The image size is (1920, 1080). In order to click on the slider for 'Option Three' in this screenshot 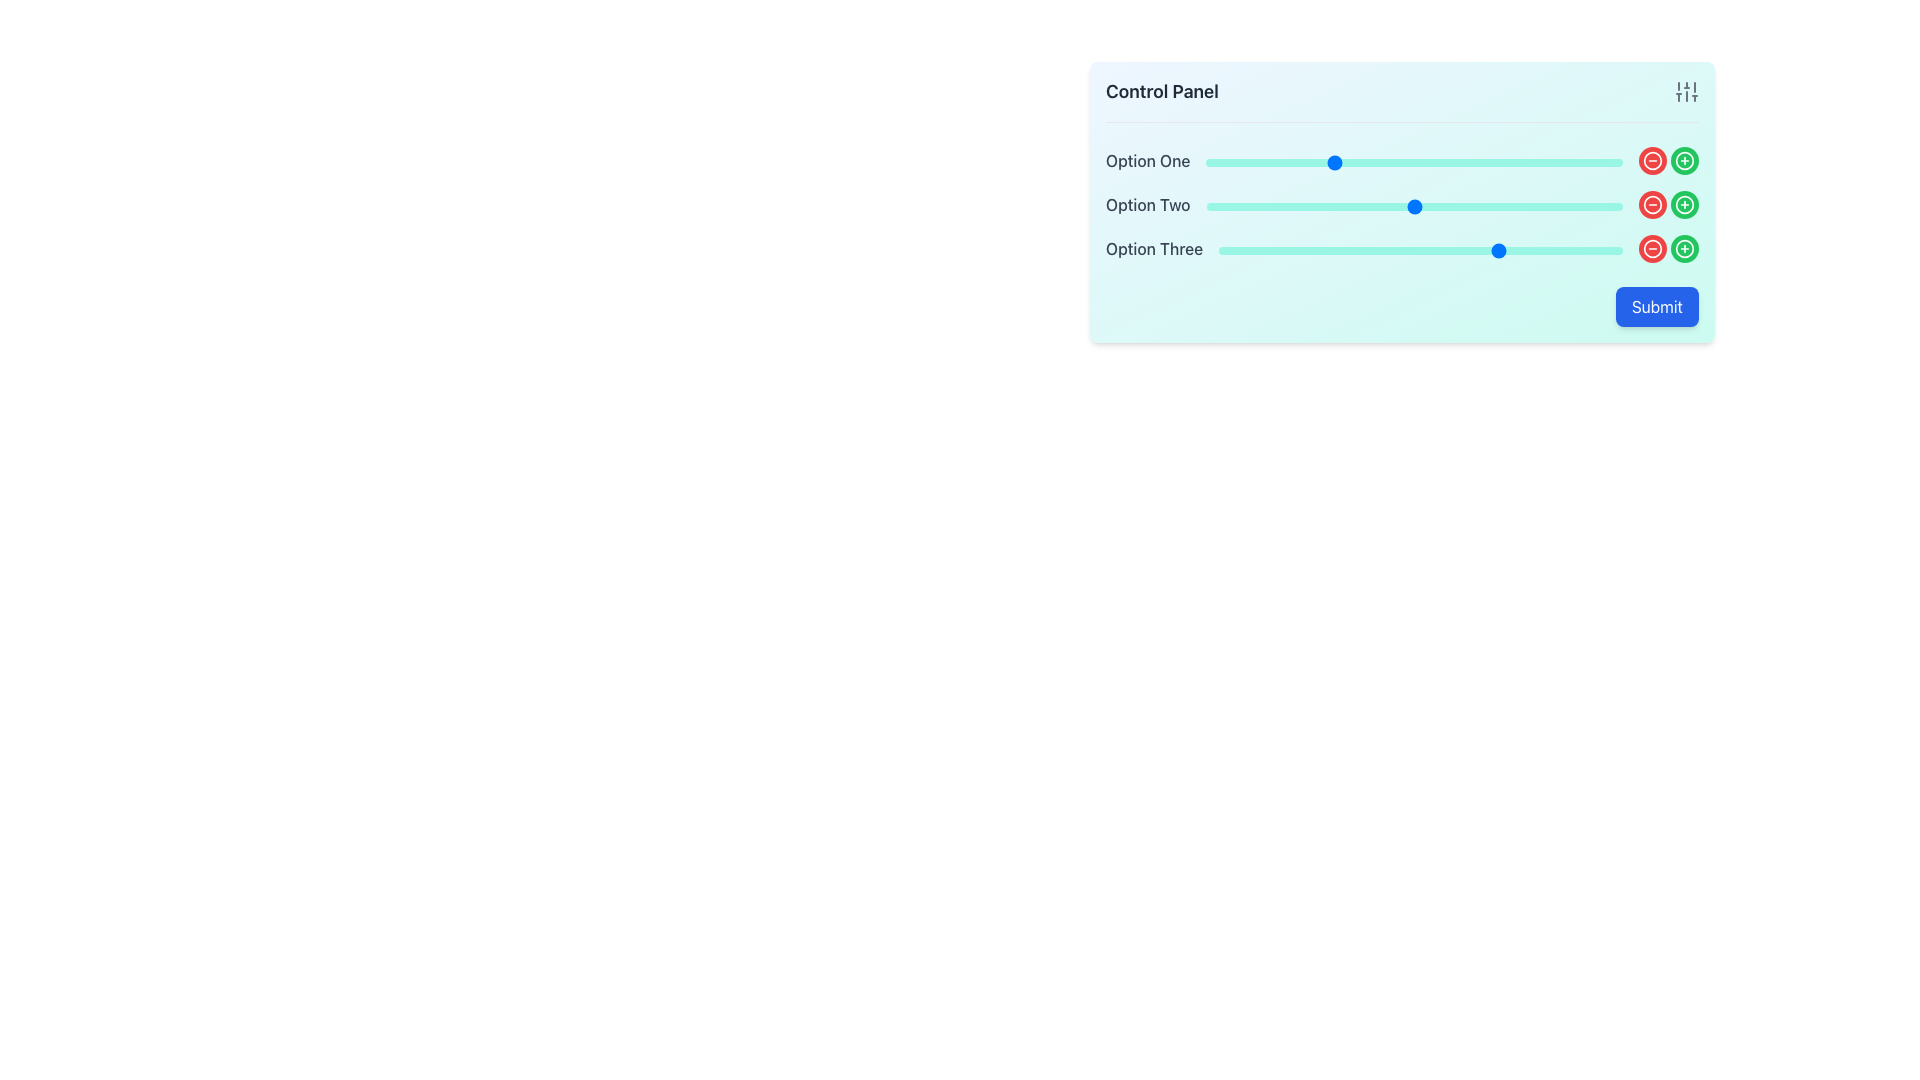, I will do `click(1497, 249)`.